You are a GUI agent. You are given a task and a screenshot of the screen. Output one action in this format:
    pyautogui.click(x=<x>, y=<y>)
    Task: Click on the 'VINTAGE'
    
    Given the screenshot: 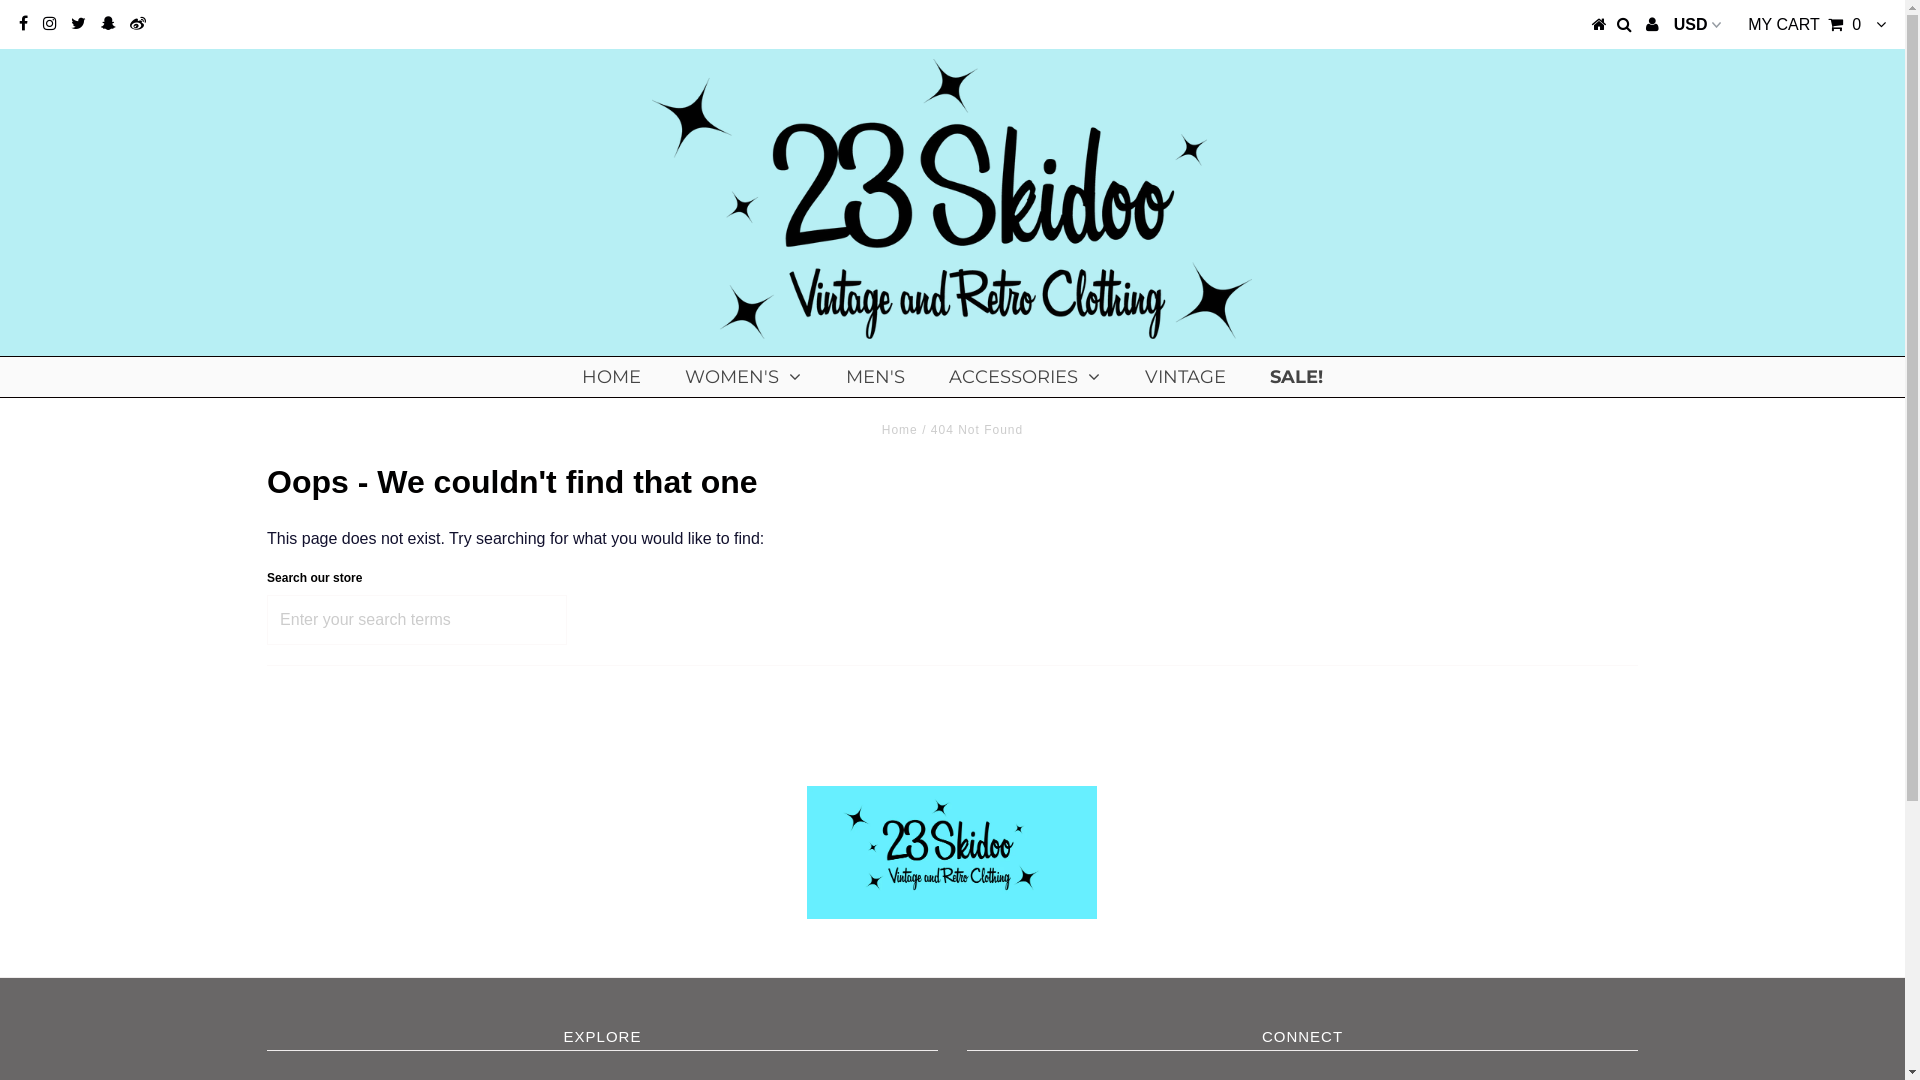 What is the action you would take?
    pyautogui.click(x=1185, y=377)
    